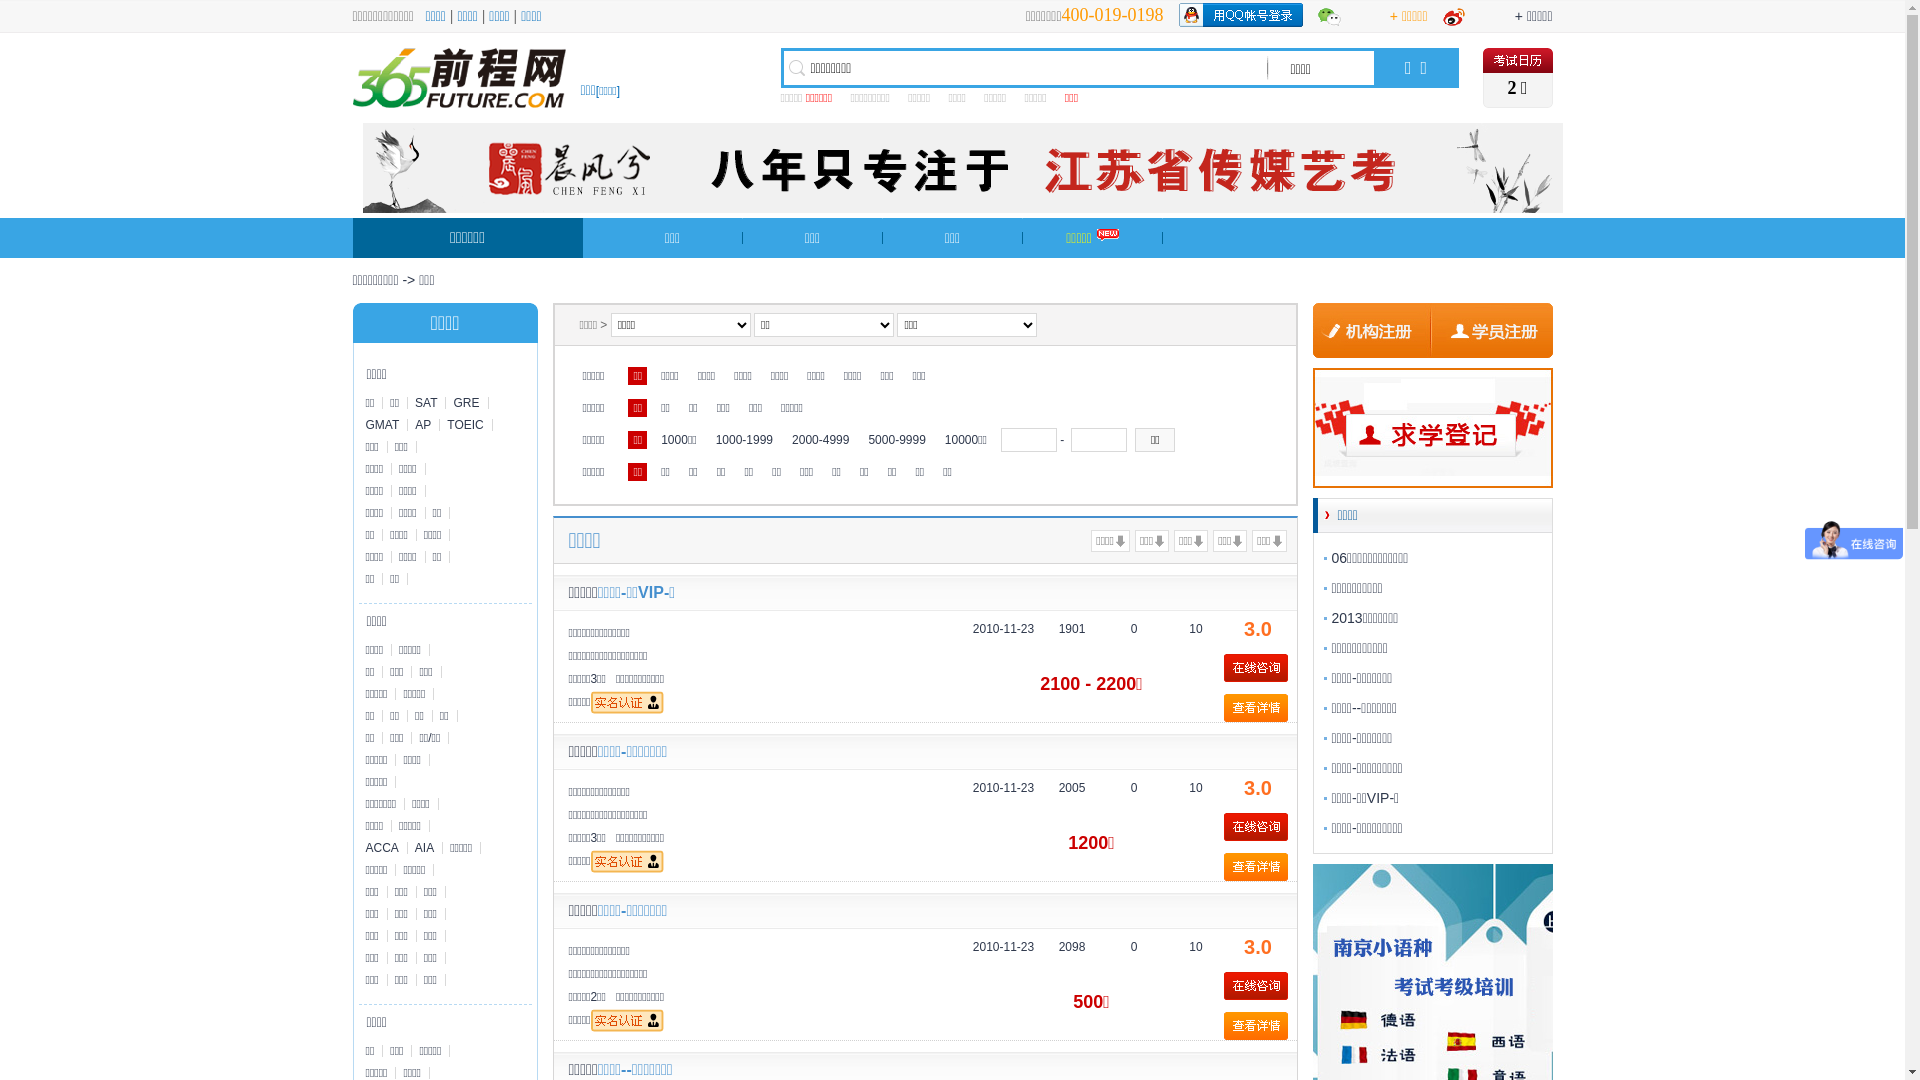 This screenshot has width=1920, height=1080. I want to click on 'GRE', so click(465, 402).